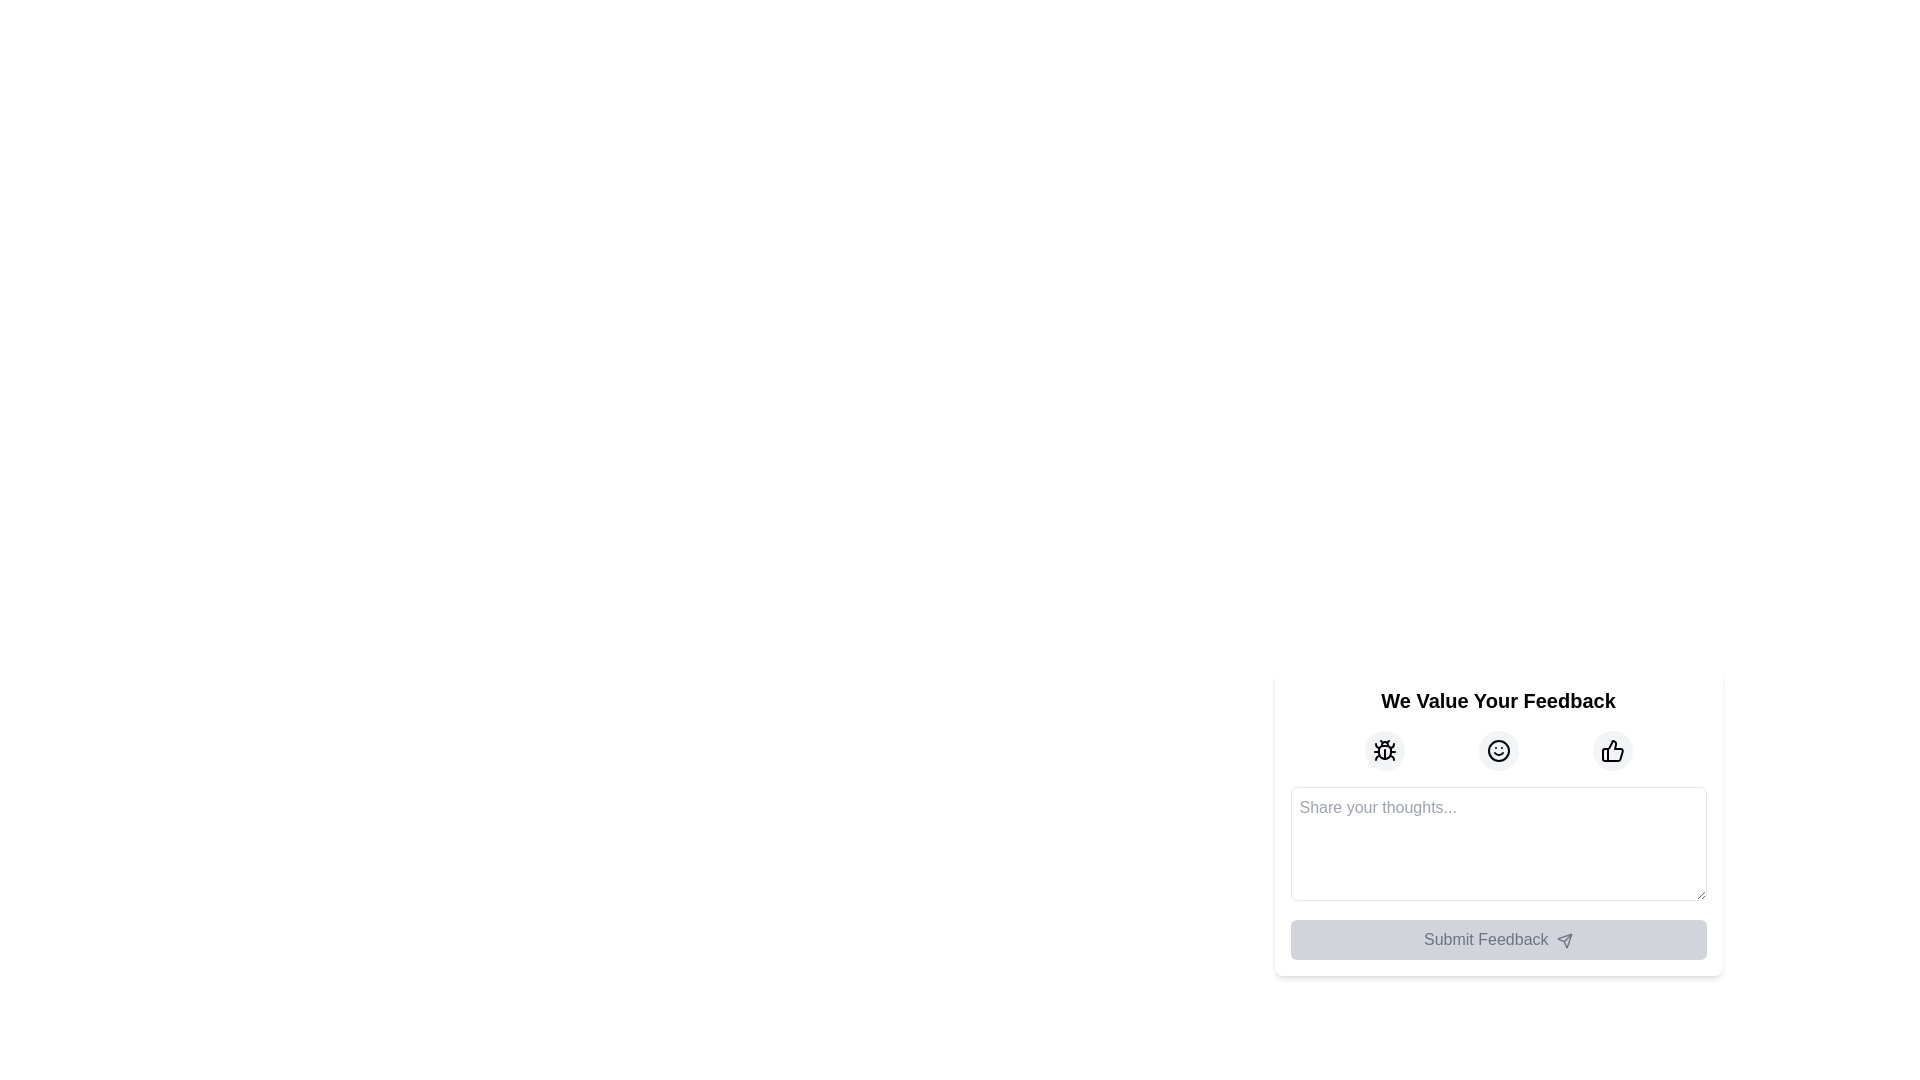 This screenshot has height=1080, width=1920. What do you see at coordinates (1383, 751) in the screenshot?
I see `the 'Report' or 'Bug Reporting' icon located on the leftmost side of a trio of icons above the 'Share your thoughts' text field` at bounding box center [1383, 751].